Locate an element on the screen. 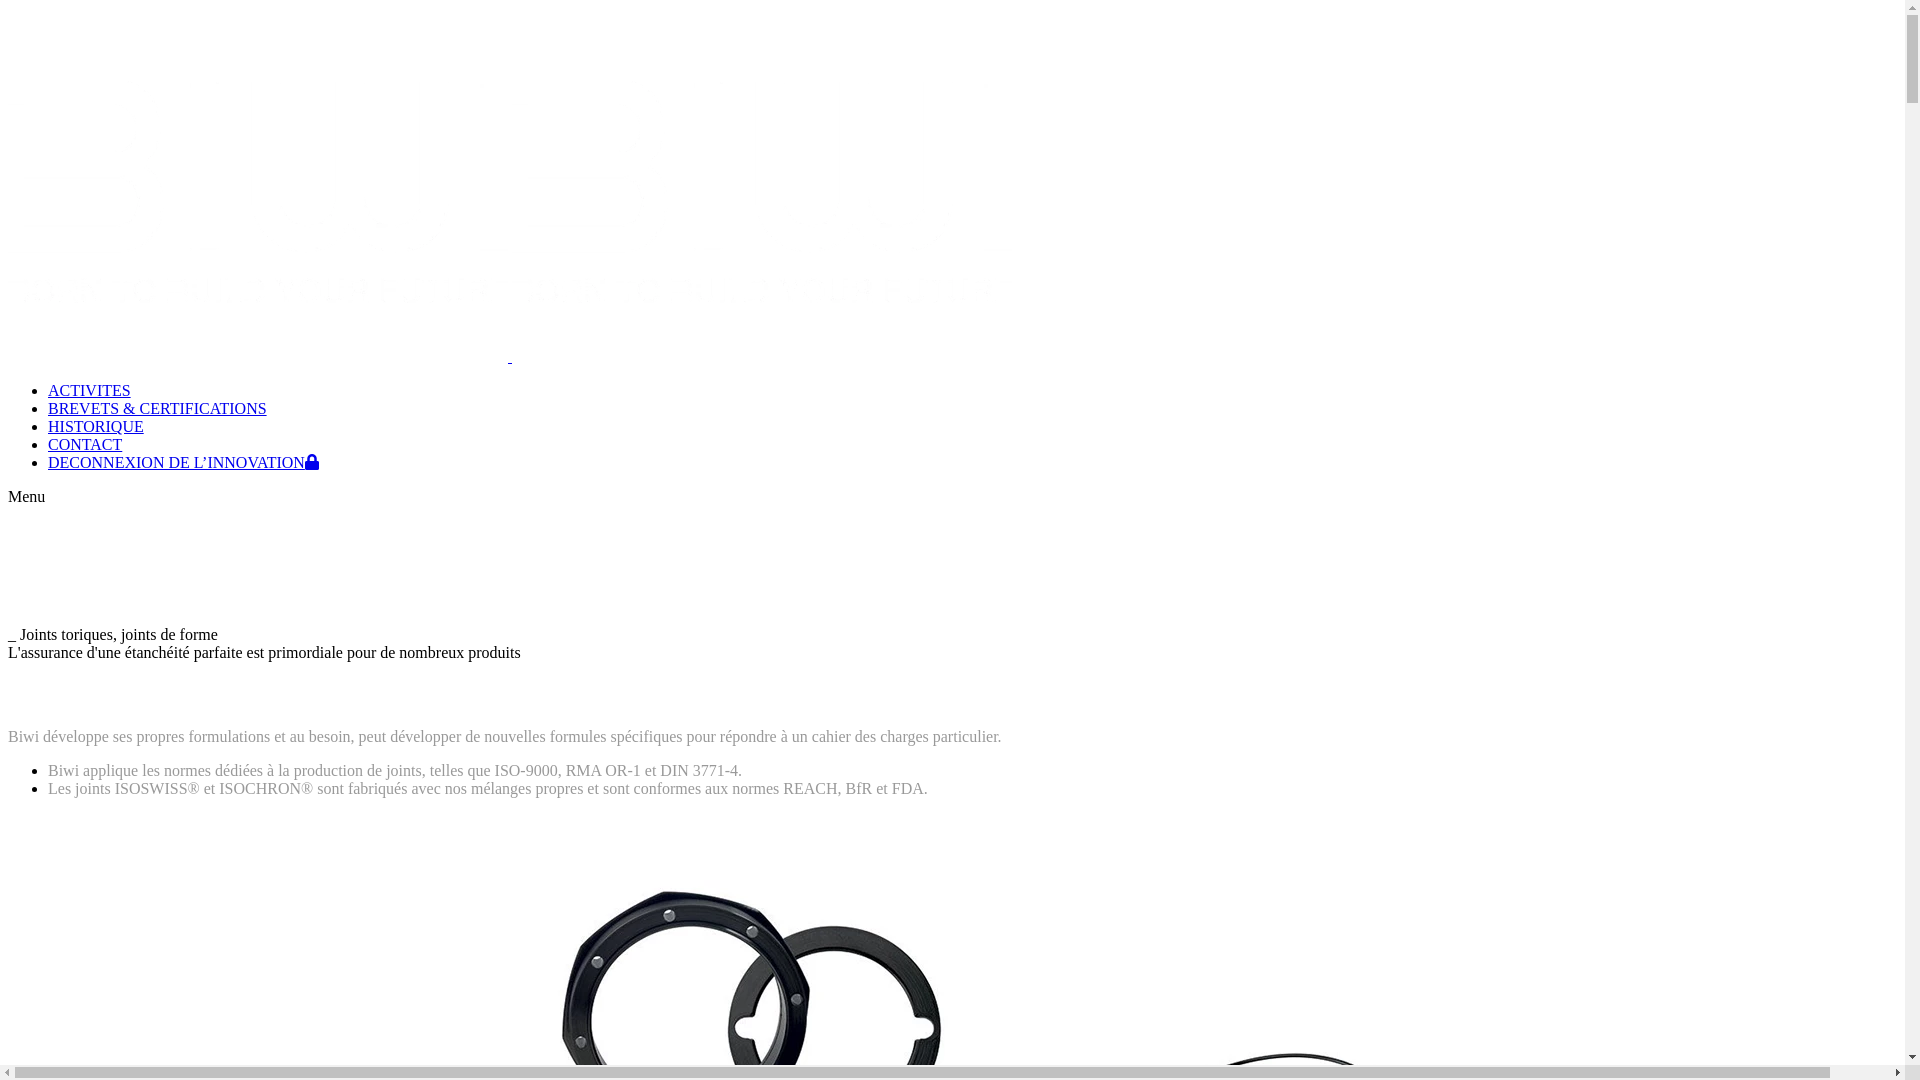  'ACTIVITES' is located at coordinates (88, 390).